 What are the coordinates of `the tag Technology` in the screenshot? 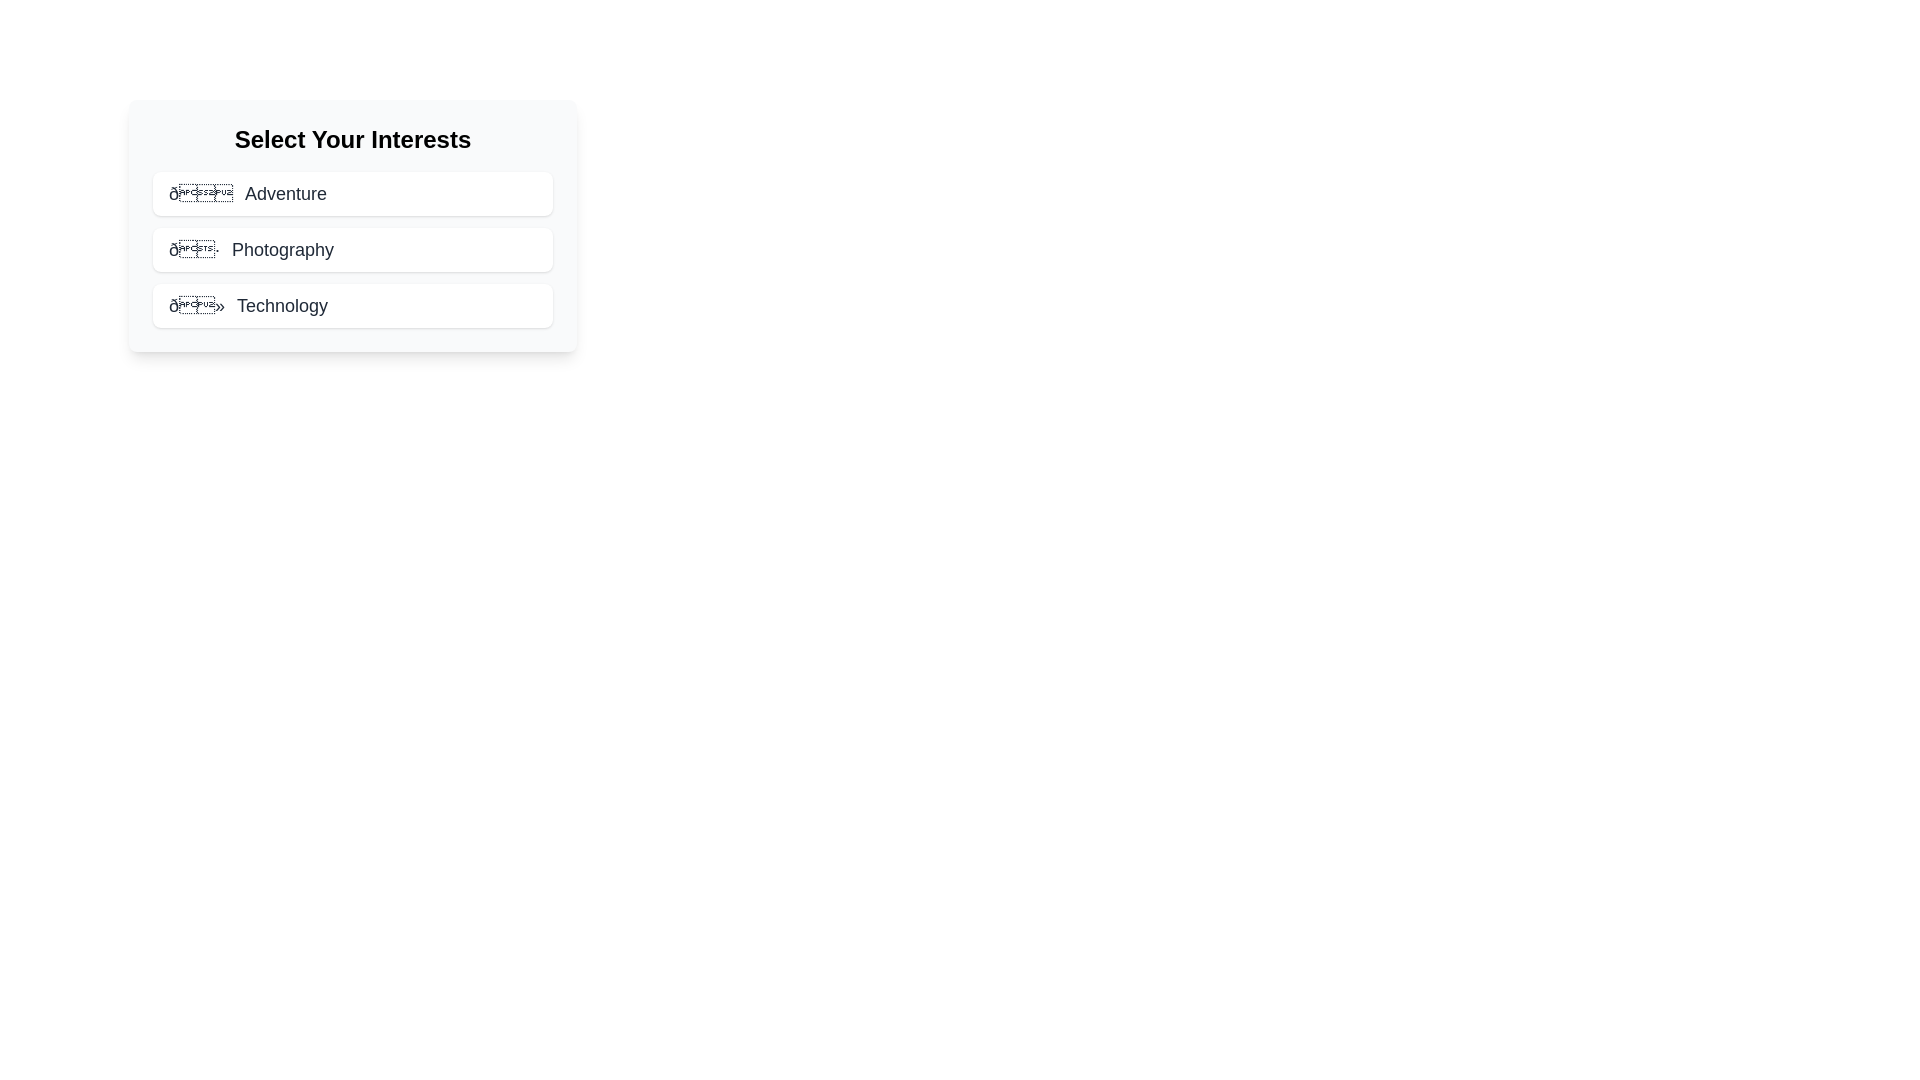 It's located at (353, 305).